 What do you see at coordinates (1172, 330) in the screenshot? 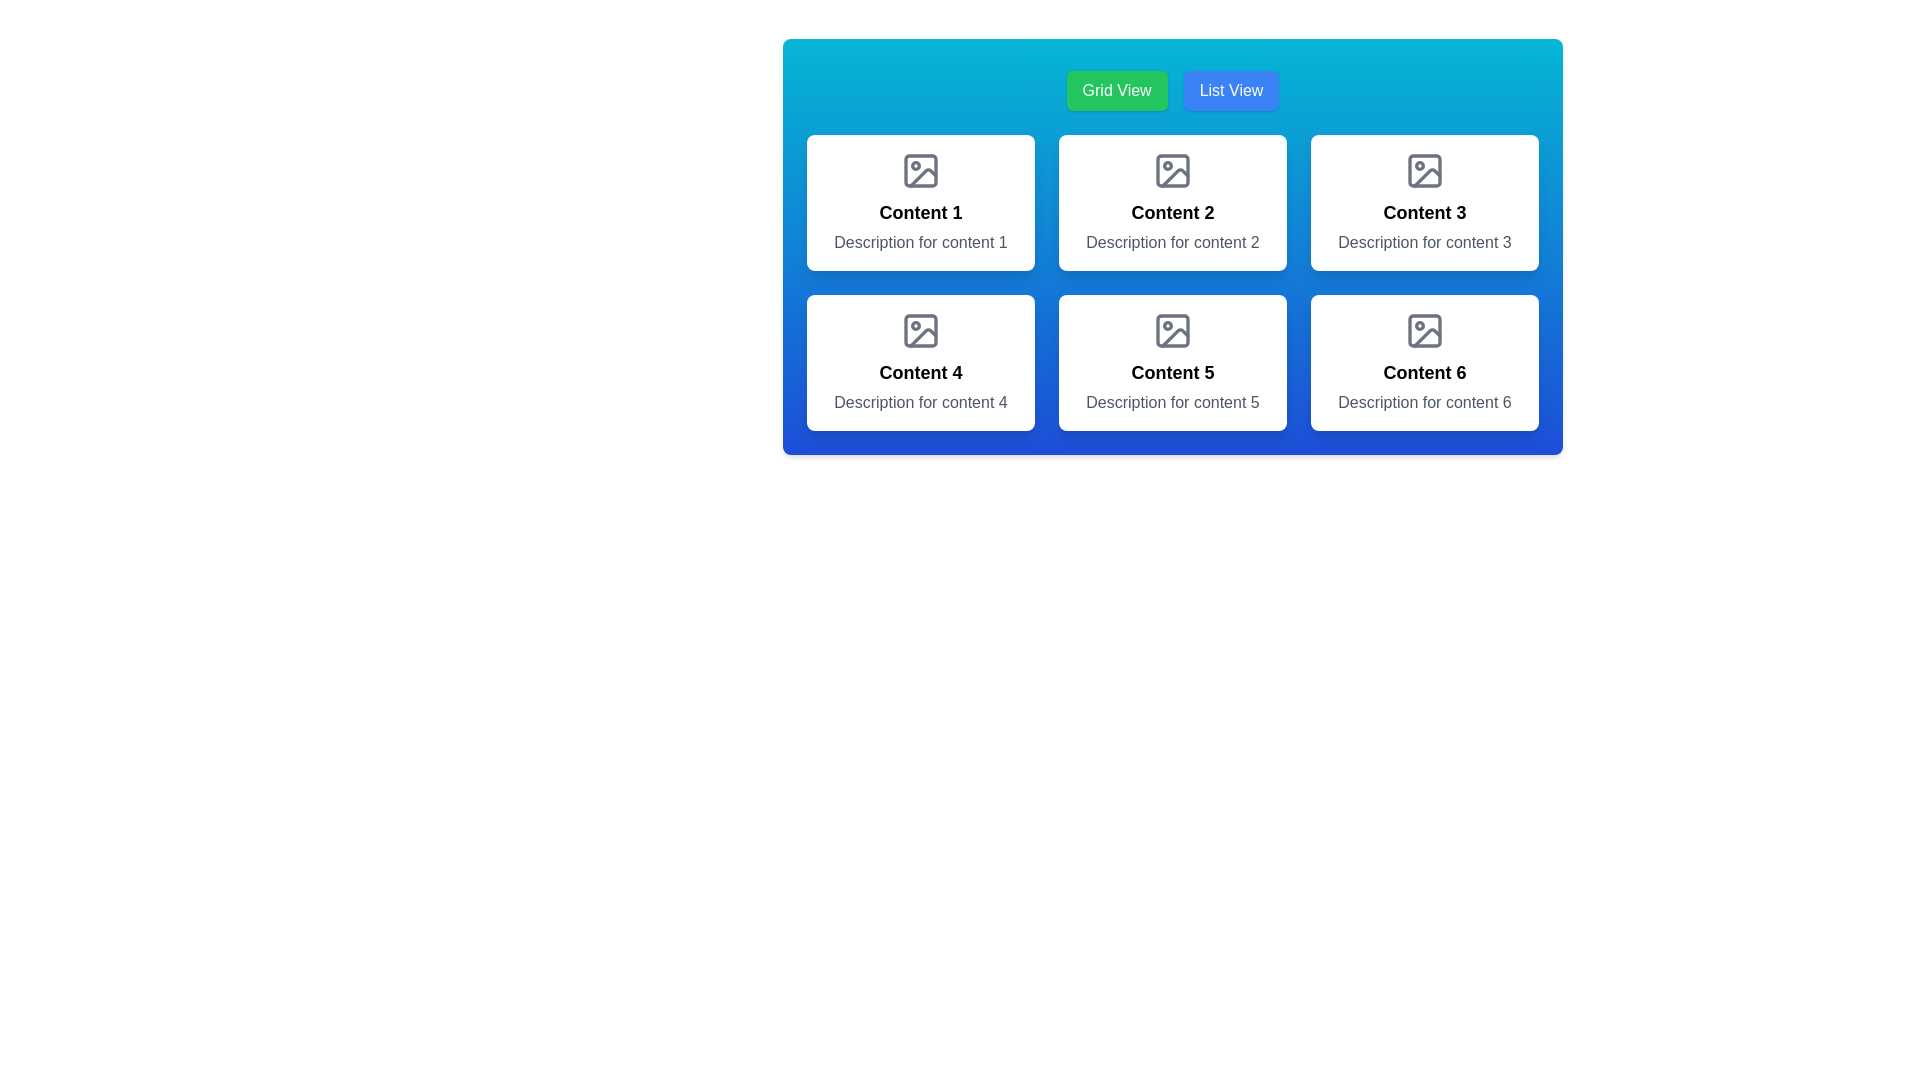
I see `the decorative SVG icon located at the top center of the 'Content 5' card to interact with the content` at bounding box center [1172, 330].